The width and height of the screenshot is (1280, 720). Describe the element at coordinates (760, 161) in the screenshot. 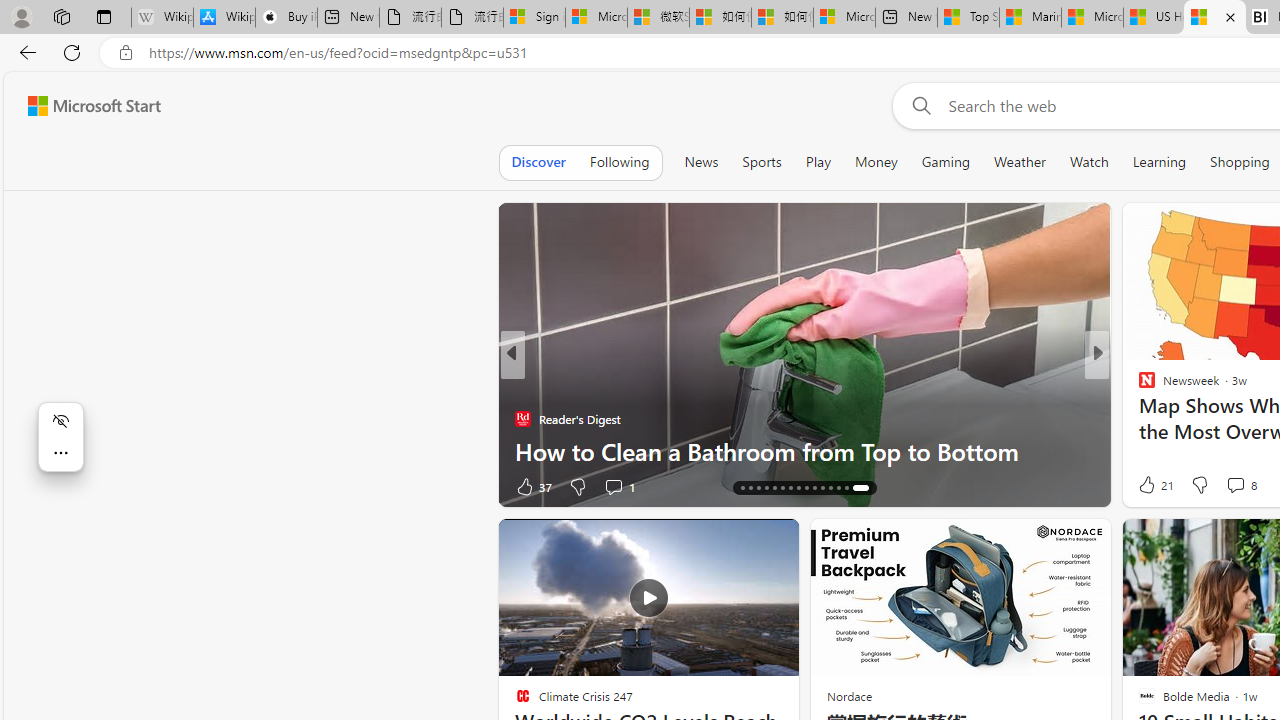

I see `'Sports'` at that location.